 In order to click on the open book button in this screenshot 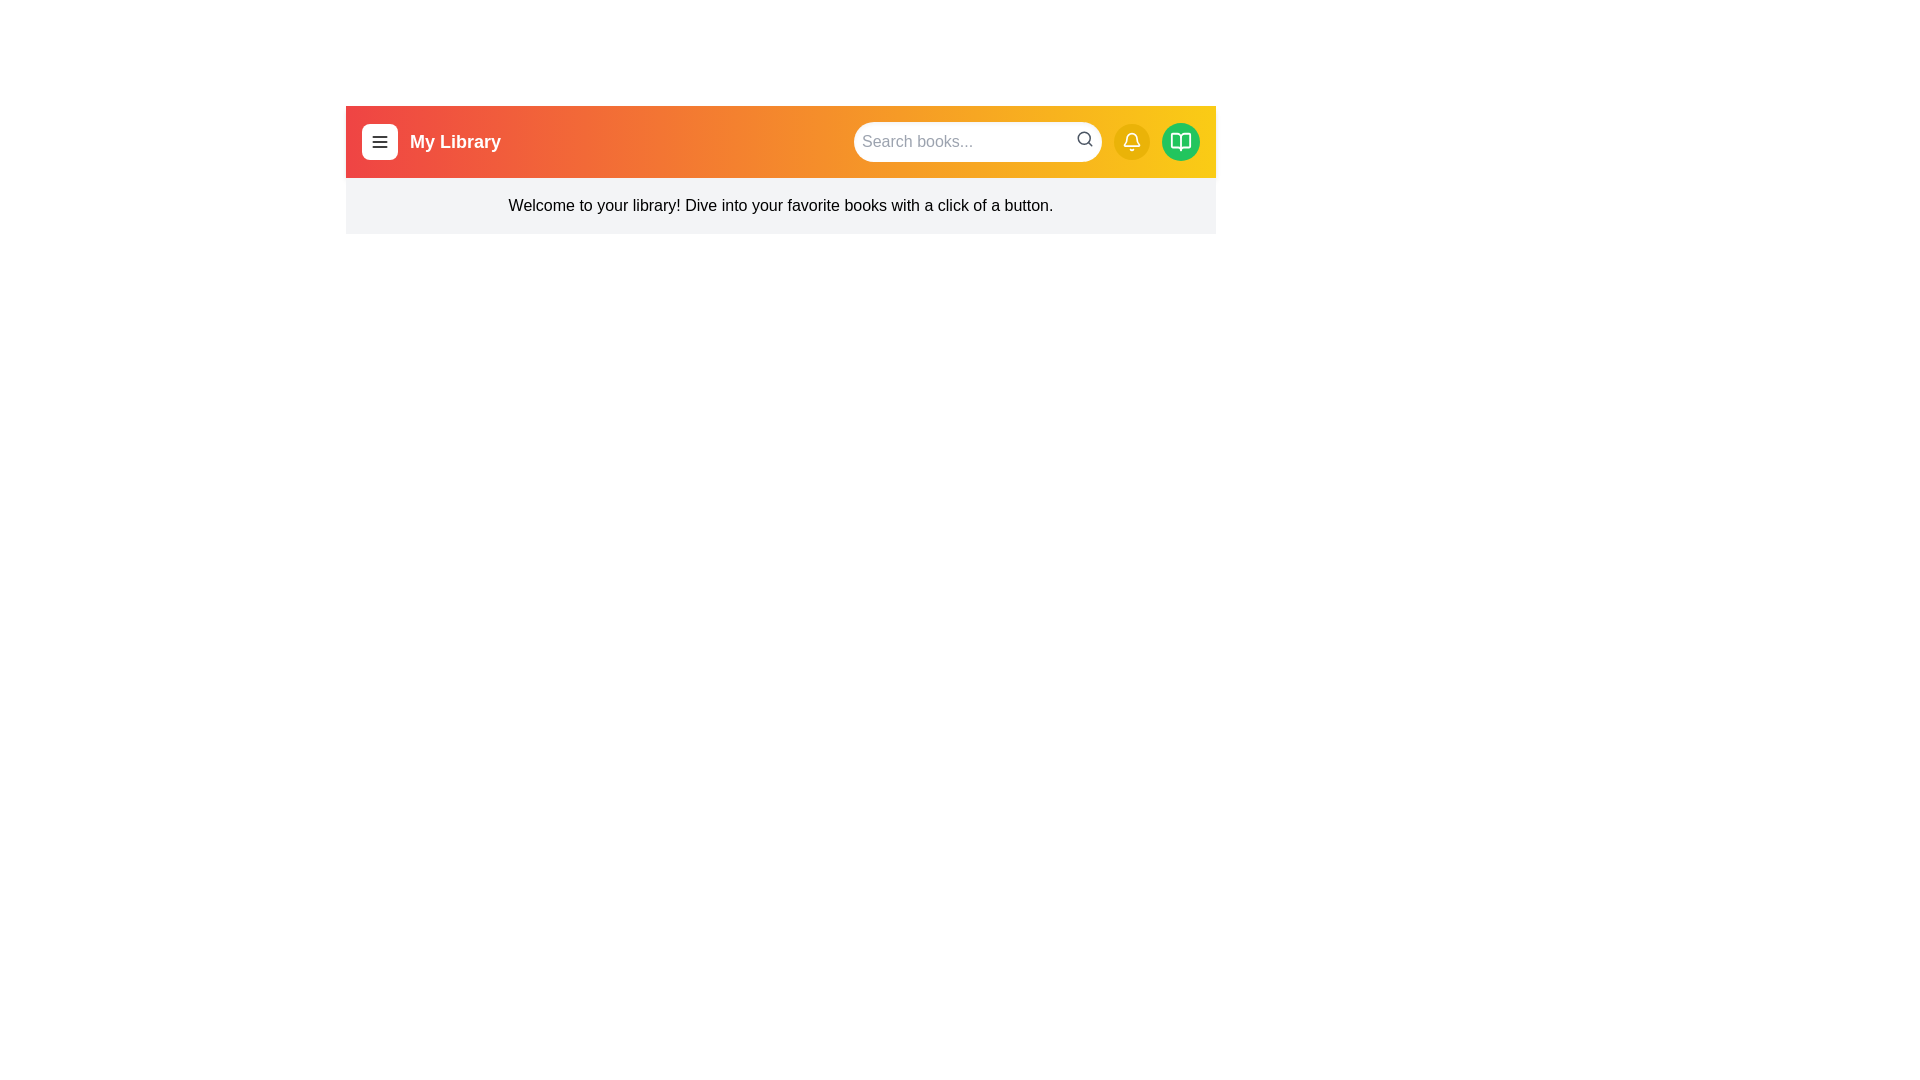, I will do `click(1180, 141)`.